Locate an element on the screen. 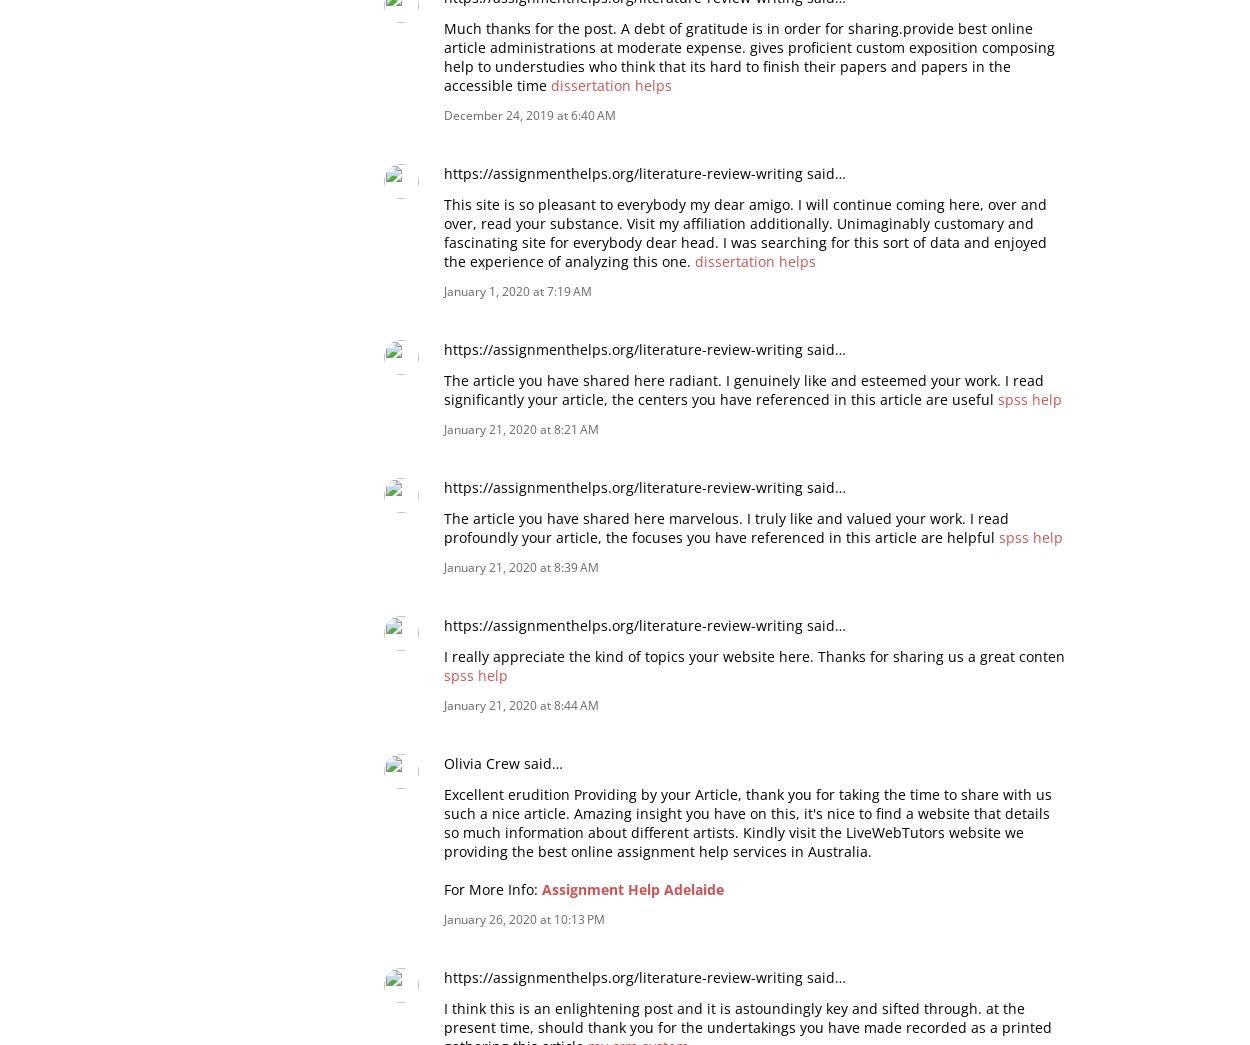 The width and height of the screenshot is (1250, 1045). 'December 24, 2019 at 6:40 AM' is located at coordinates (530, 114).